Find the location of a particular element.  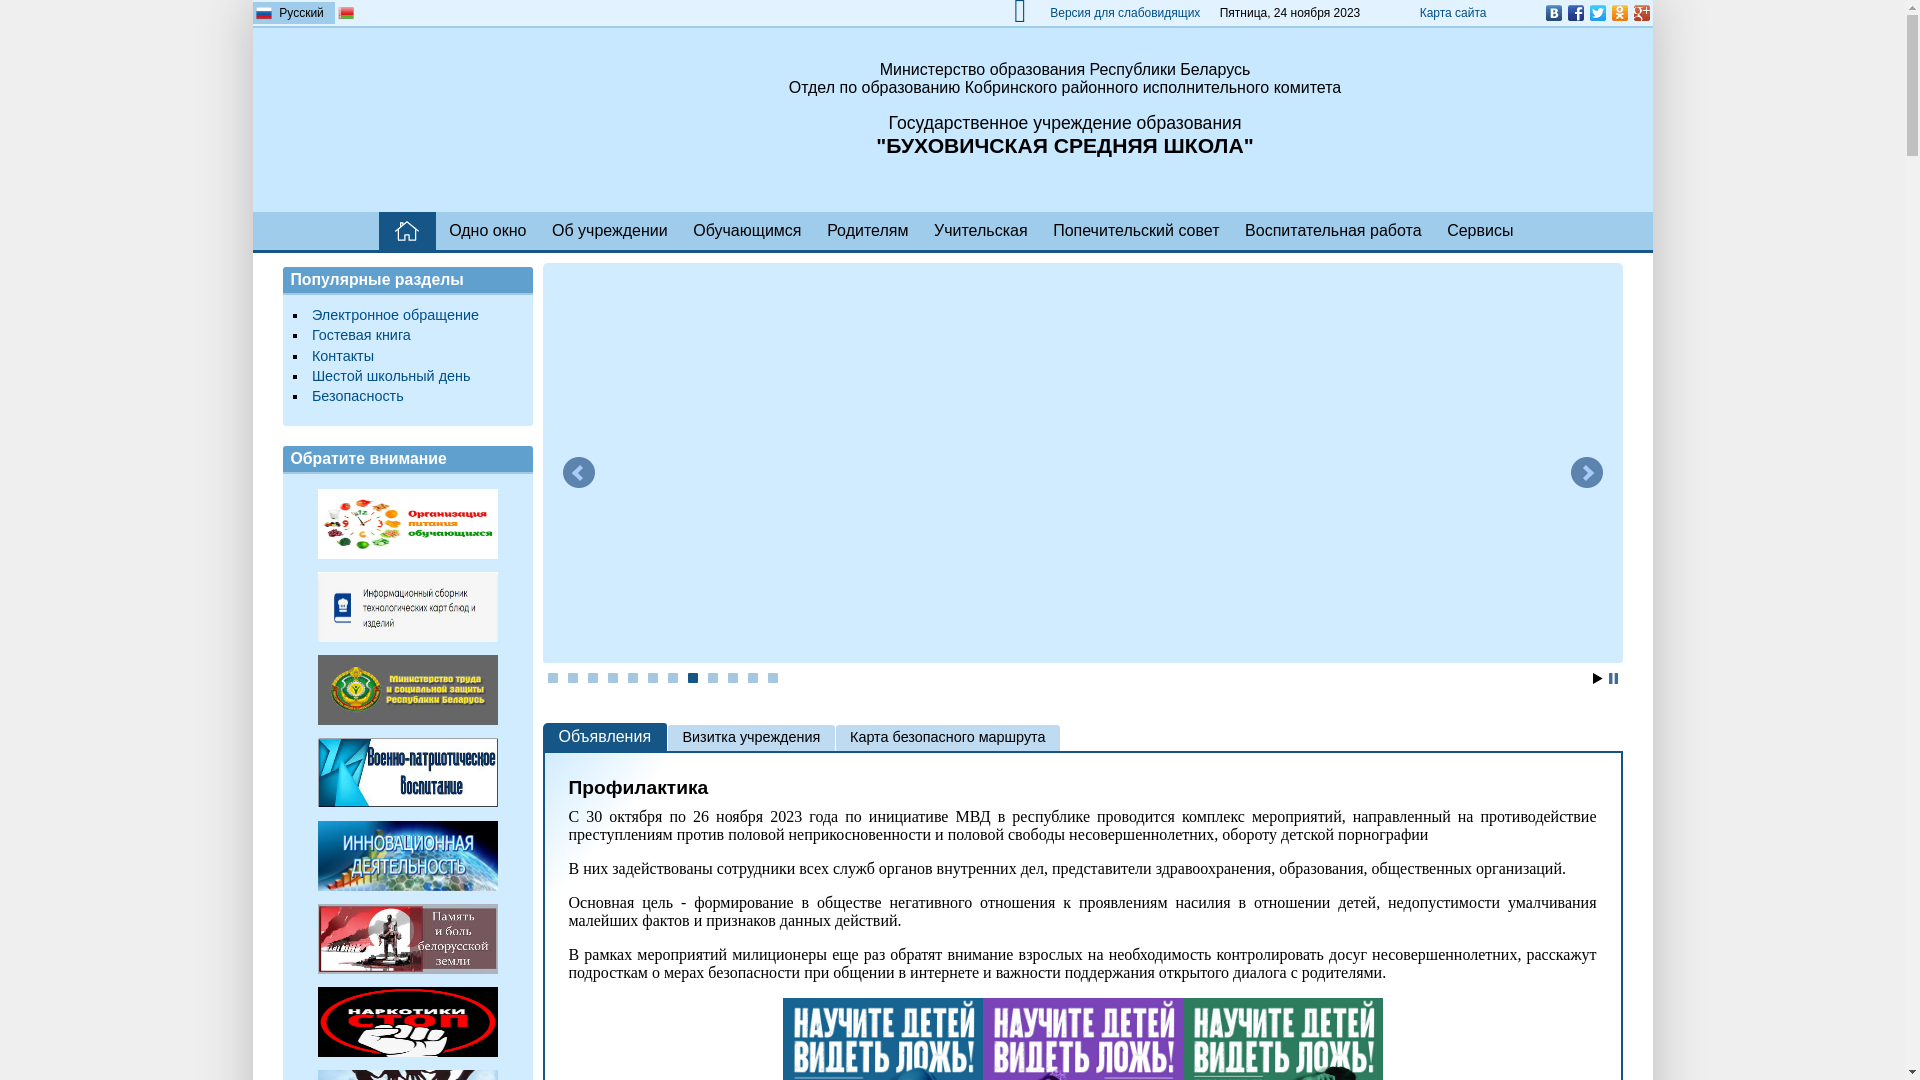

'Prev' is located at coordinates (576, 473).